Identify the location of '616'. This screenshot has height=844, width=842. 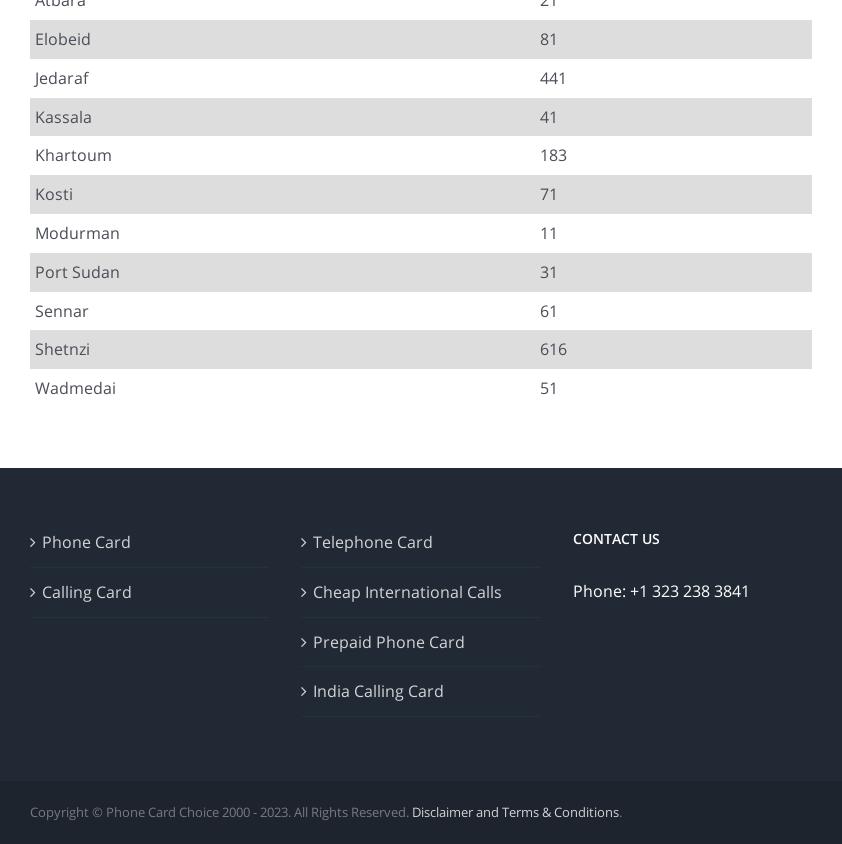
(552, 348).